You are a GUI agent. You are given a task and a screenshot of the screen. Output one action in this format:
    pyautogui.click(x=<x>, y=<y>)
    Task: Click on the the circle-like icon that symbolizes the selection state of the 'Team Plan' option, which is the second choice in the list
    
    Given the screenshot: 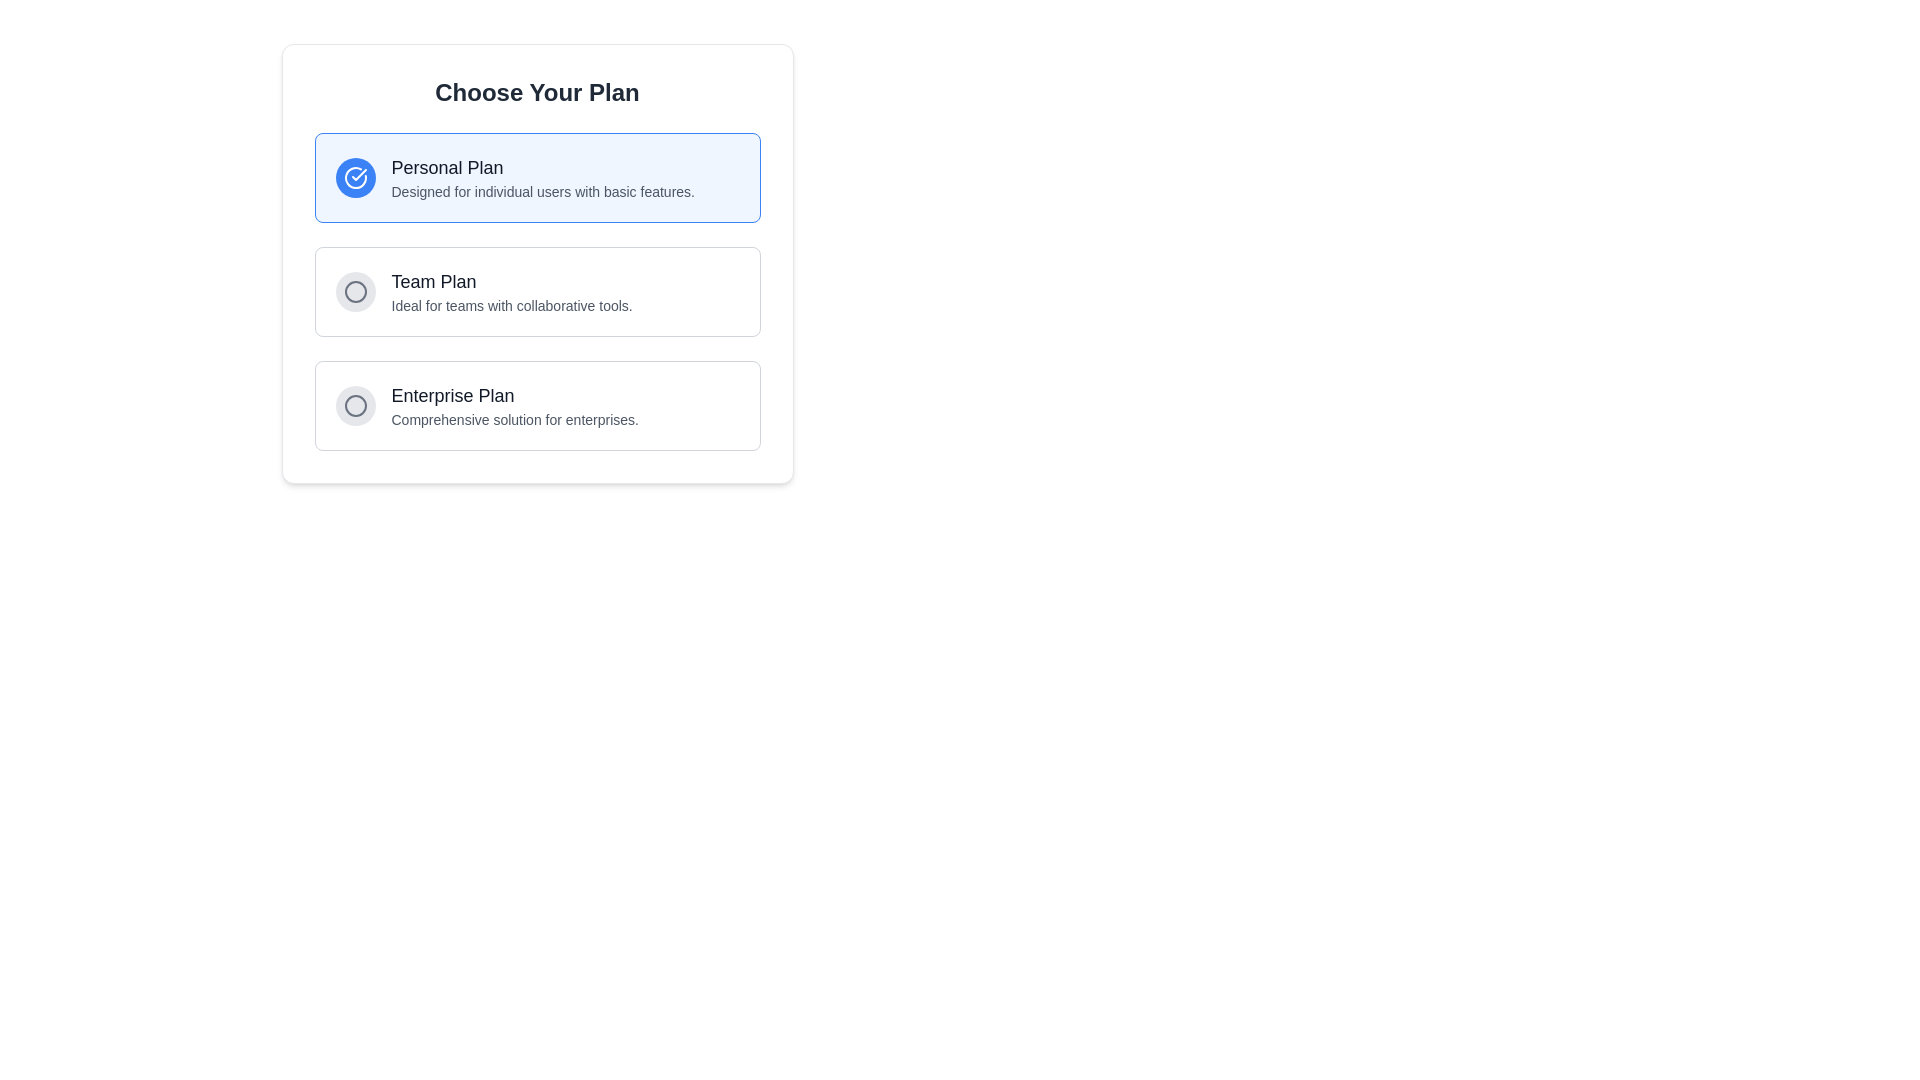 What is the action you would take?
    pyautogui.click(x=355, y=292)
    